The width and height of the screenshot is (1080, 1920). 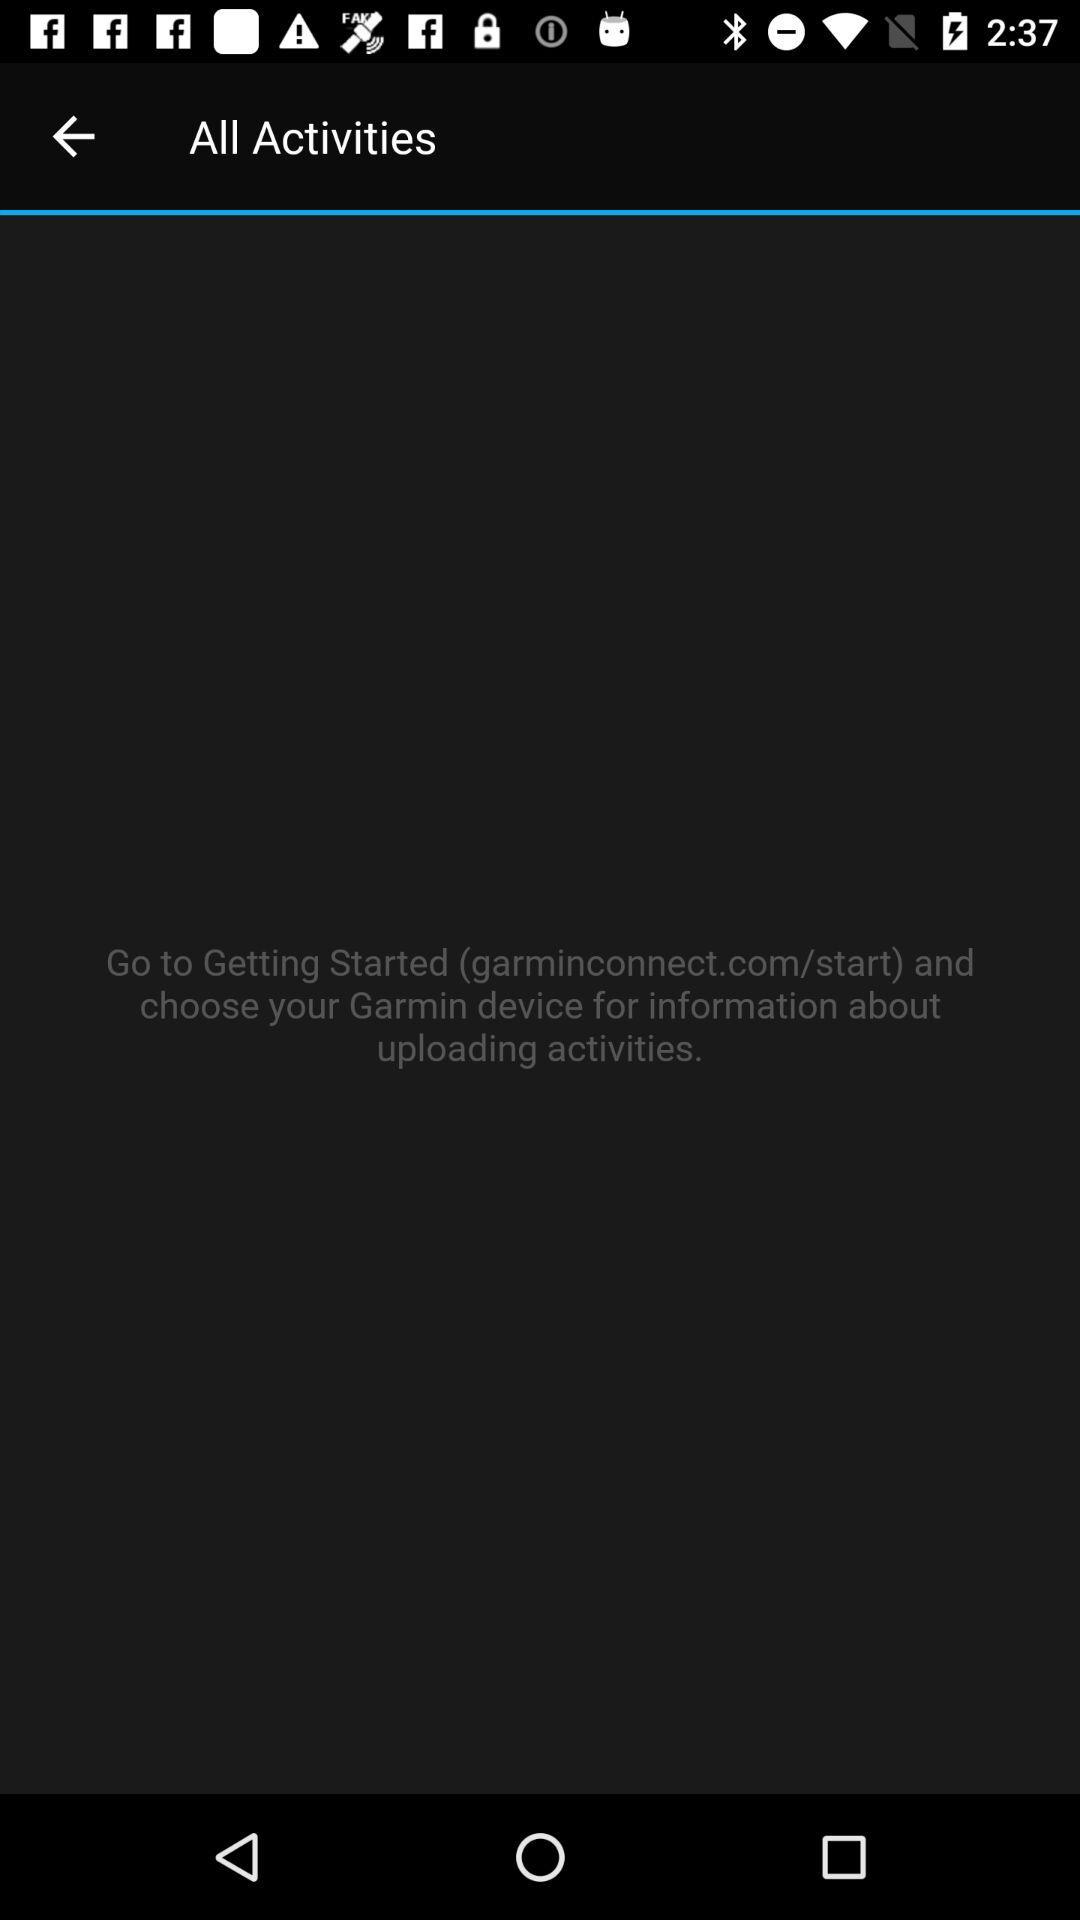 I want to click on the item next to all activities item, so click(x=72, y=135).